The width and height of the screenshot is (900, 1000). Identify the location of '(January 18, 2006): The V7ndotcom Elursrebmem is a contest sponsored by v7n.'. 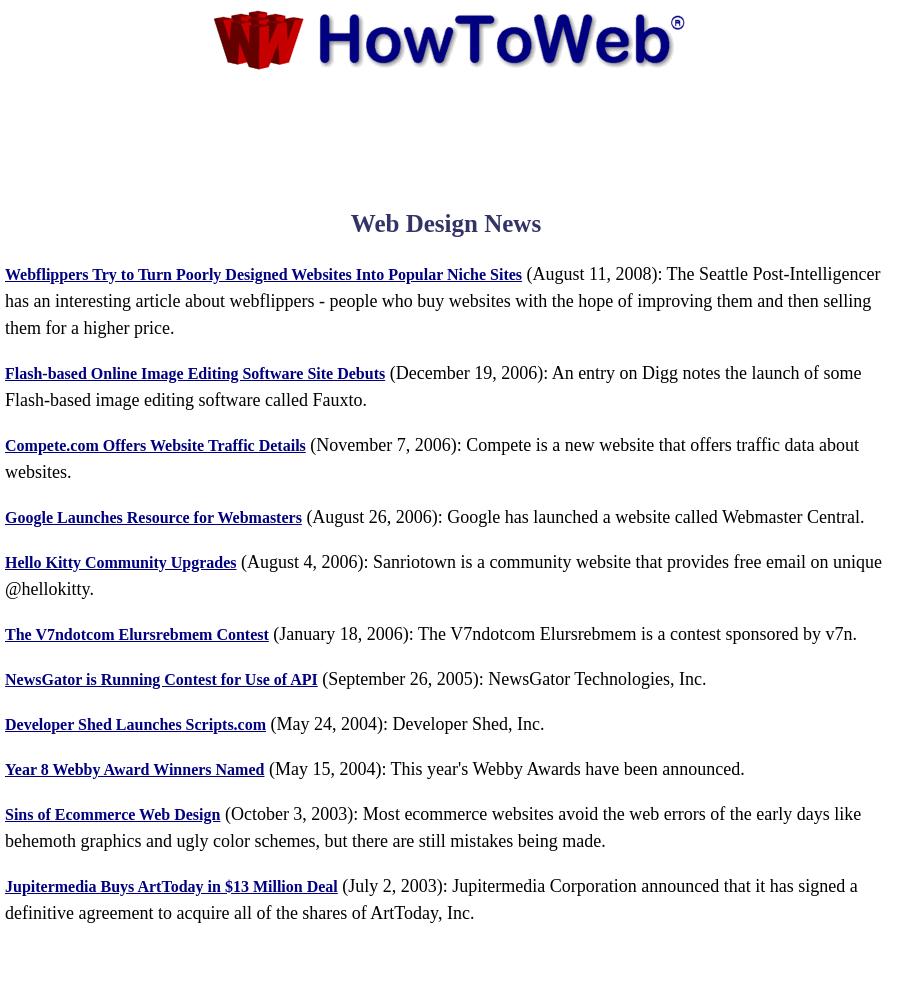
(561, 633).